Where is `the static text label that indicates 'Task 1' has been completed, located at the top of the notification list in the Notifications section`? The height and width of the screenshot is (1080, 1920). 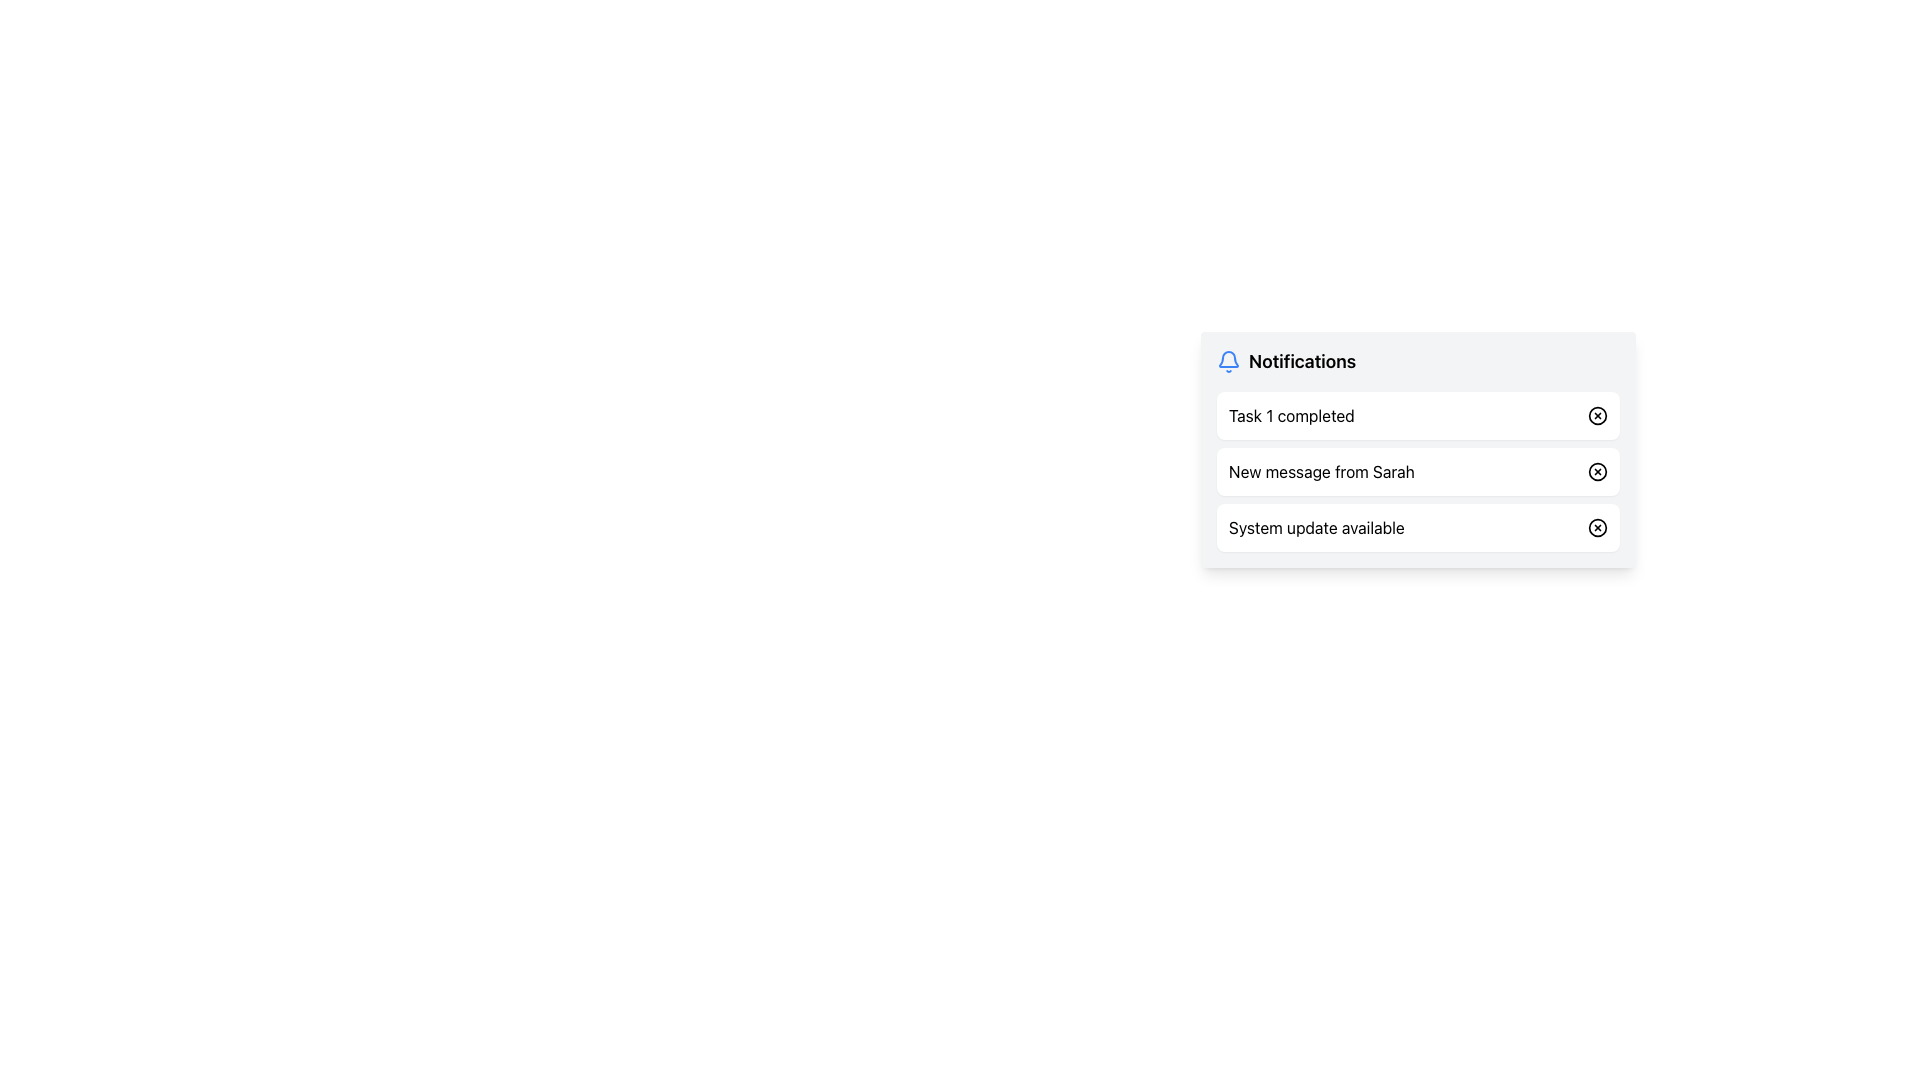 the static text label that indicates 'Task 1' has been completed, located at the top of the notification list in the Notifications section is located at coordinates (1291, 415).